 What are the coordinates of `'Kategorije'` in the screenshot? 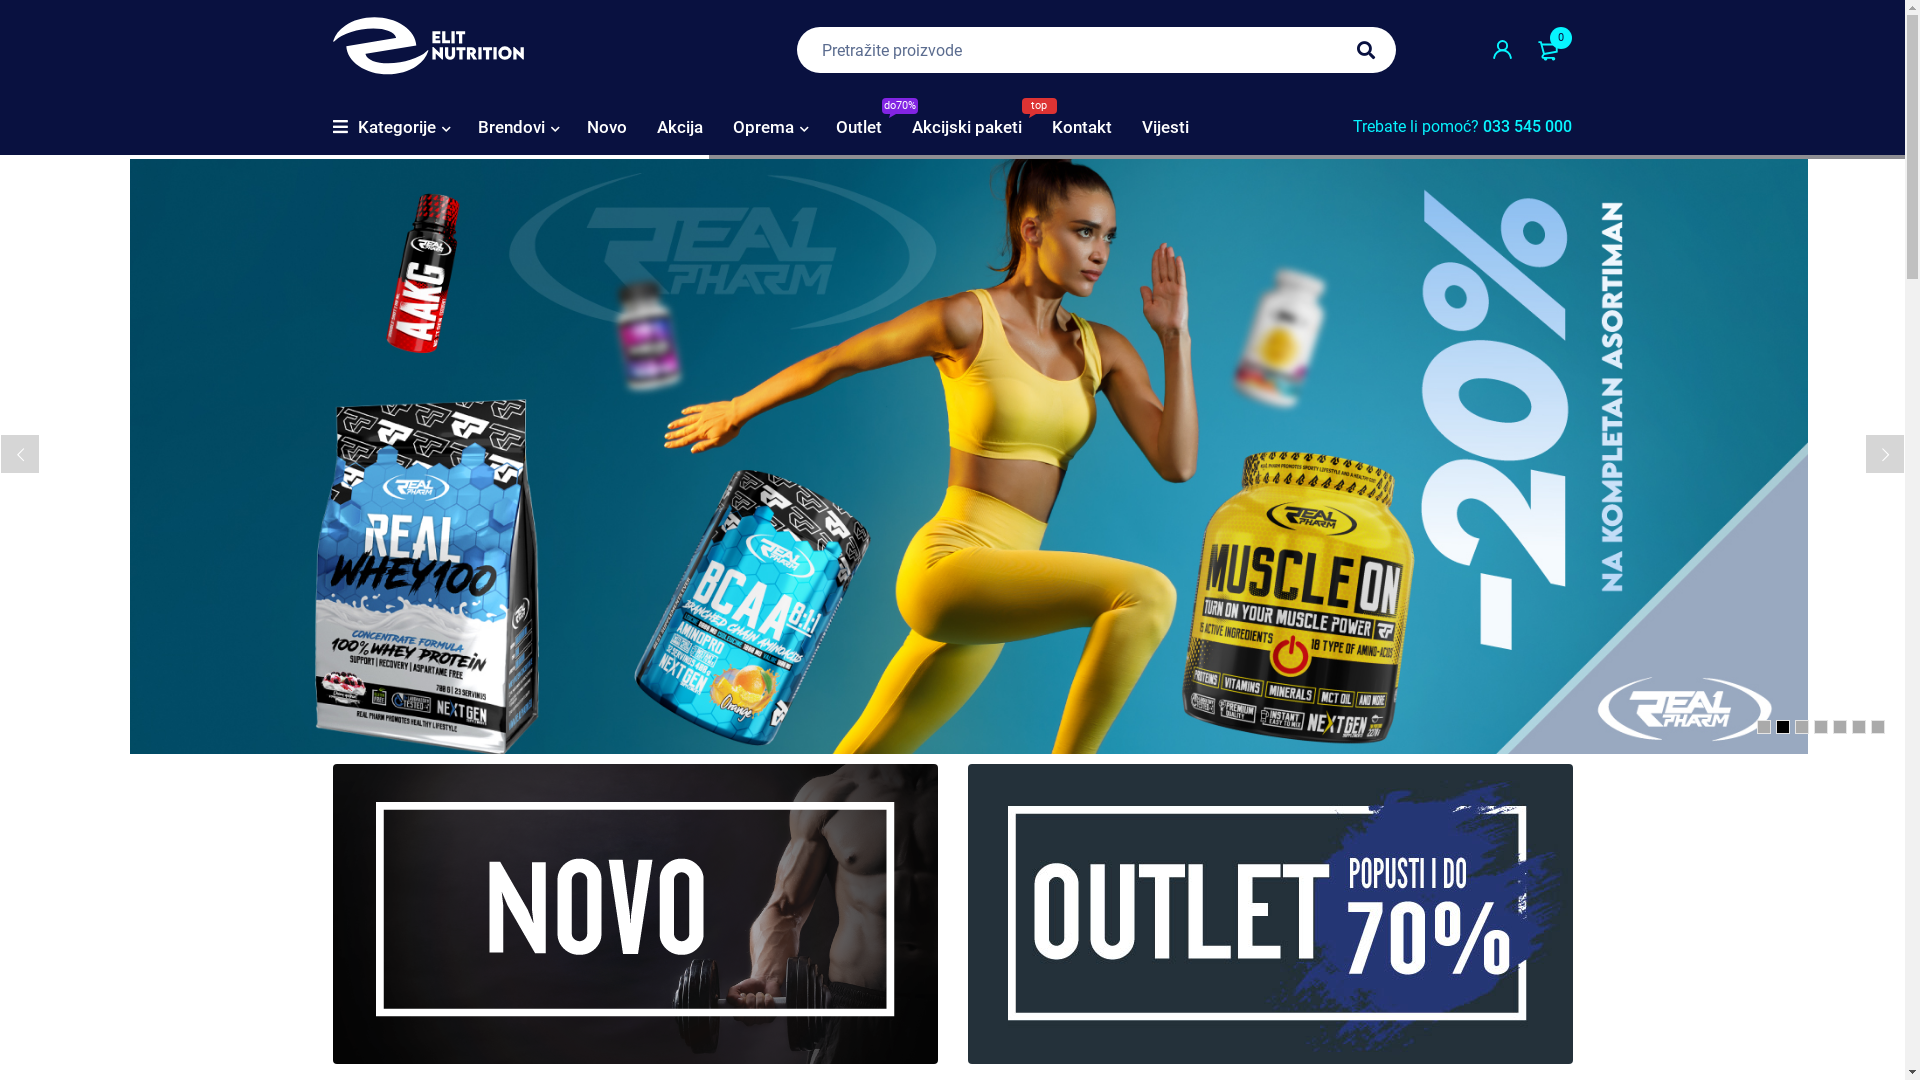 It's located at (397, 127).